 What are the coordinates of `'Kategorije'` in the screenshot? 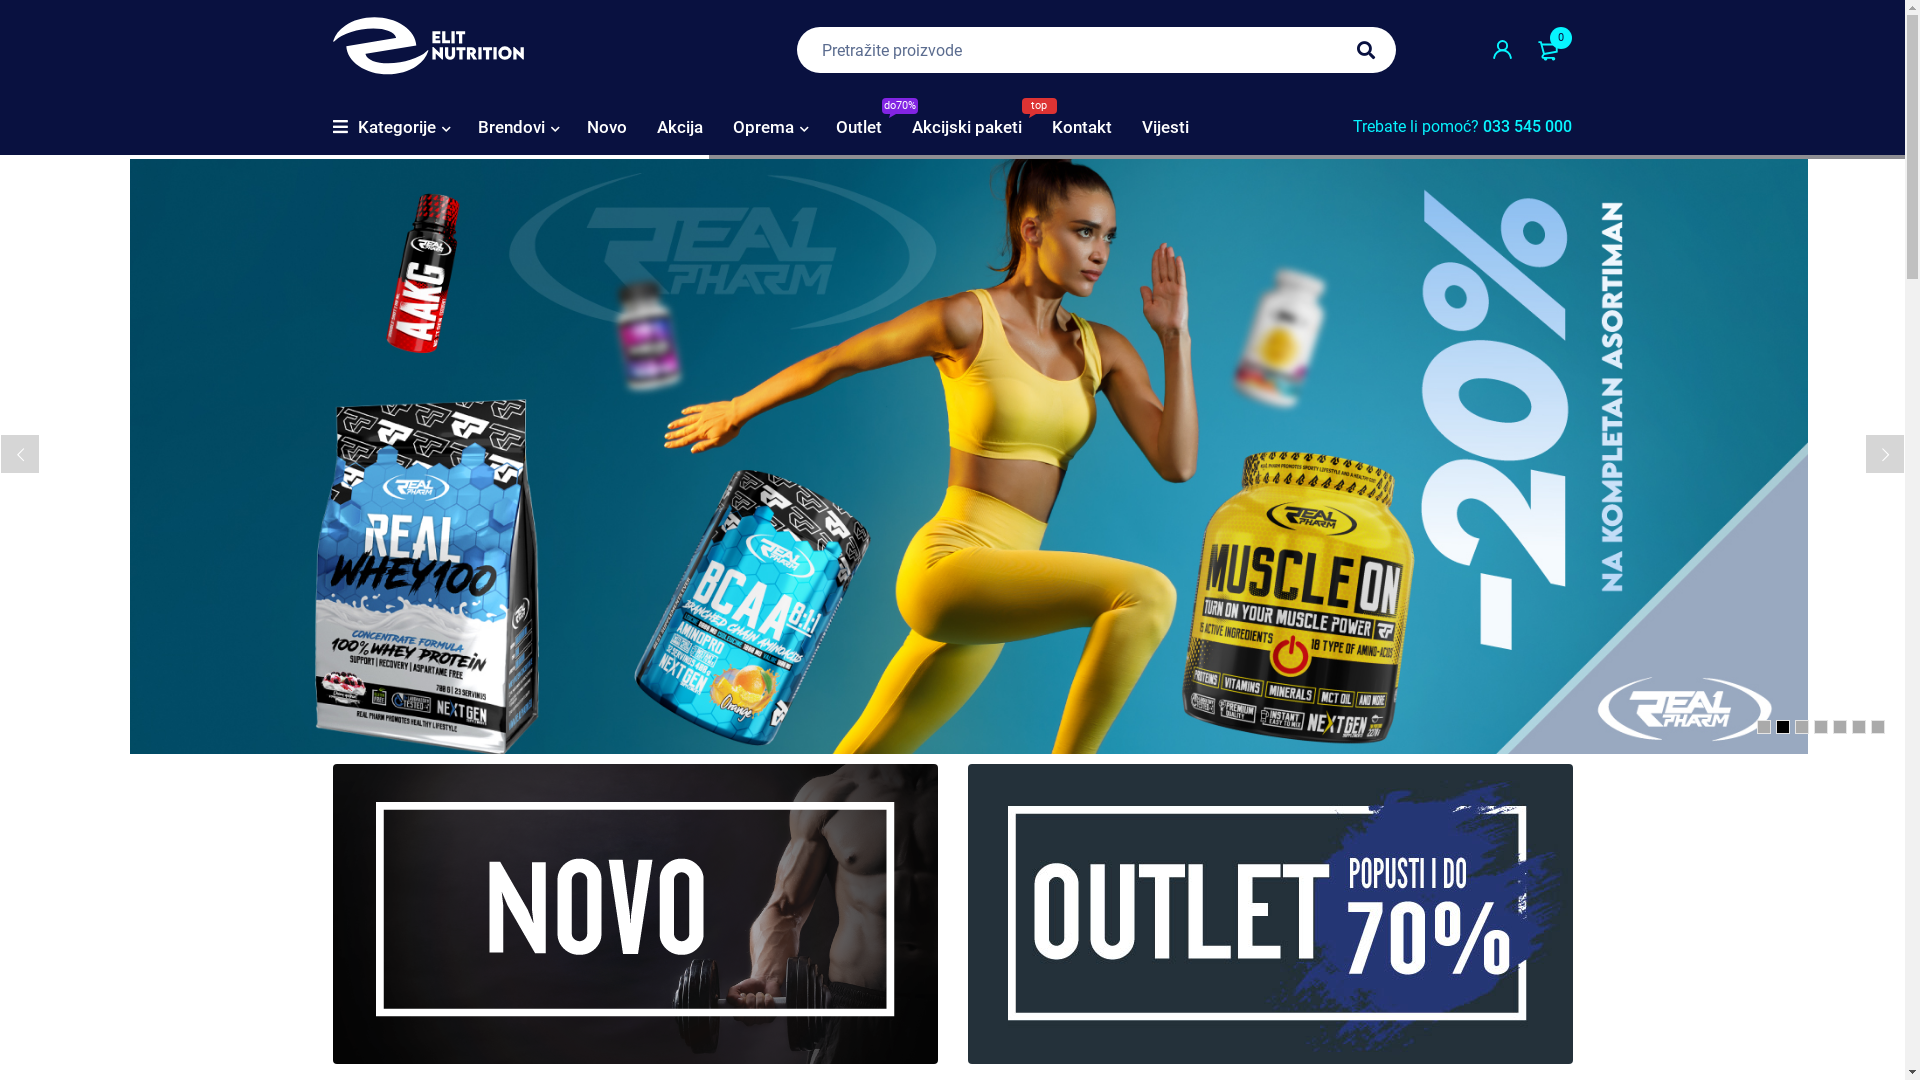 It's located at (397, 127).